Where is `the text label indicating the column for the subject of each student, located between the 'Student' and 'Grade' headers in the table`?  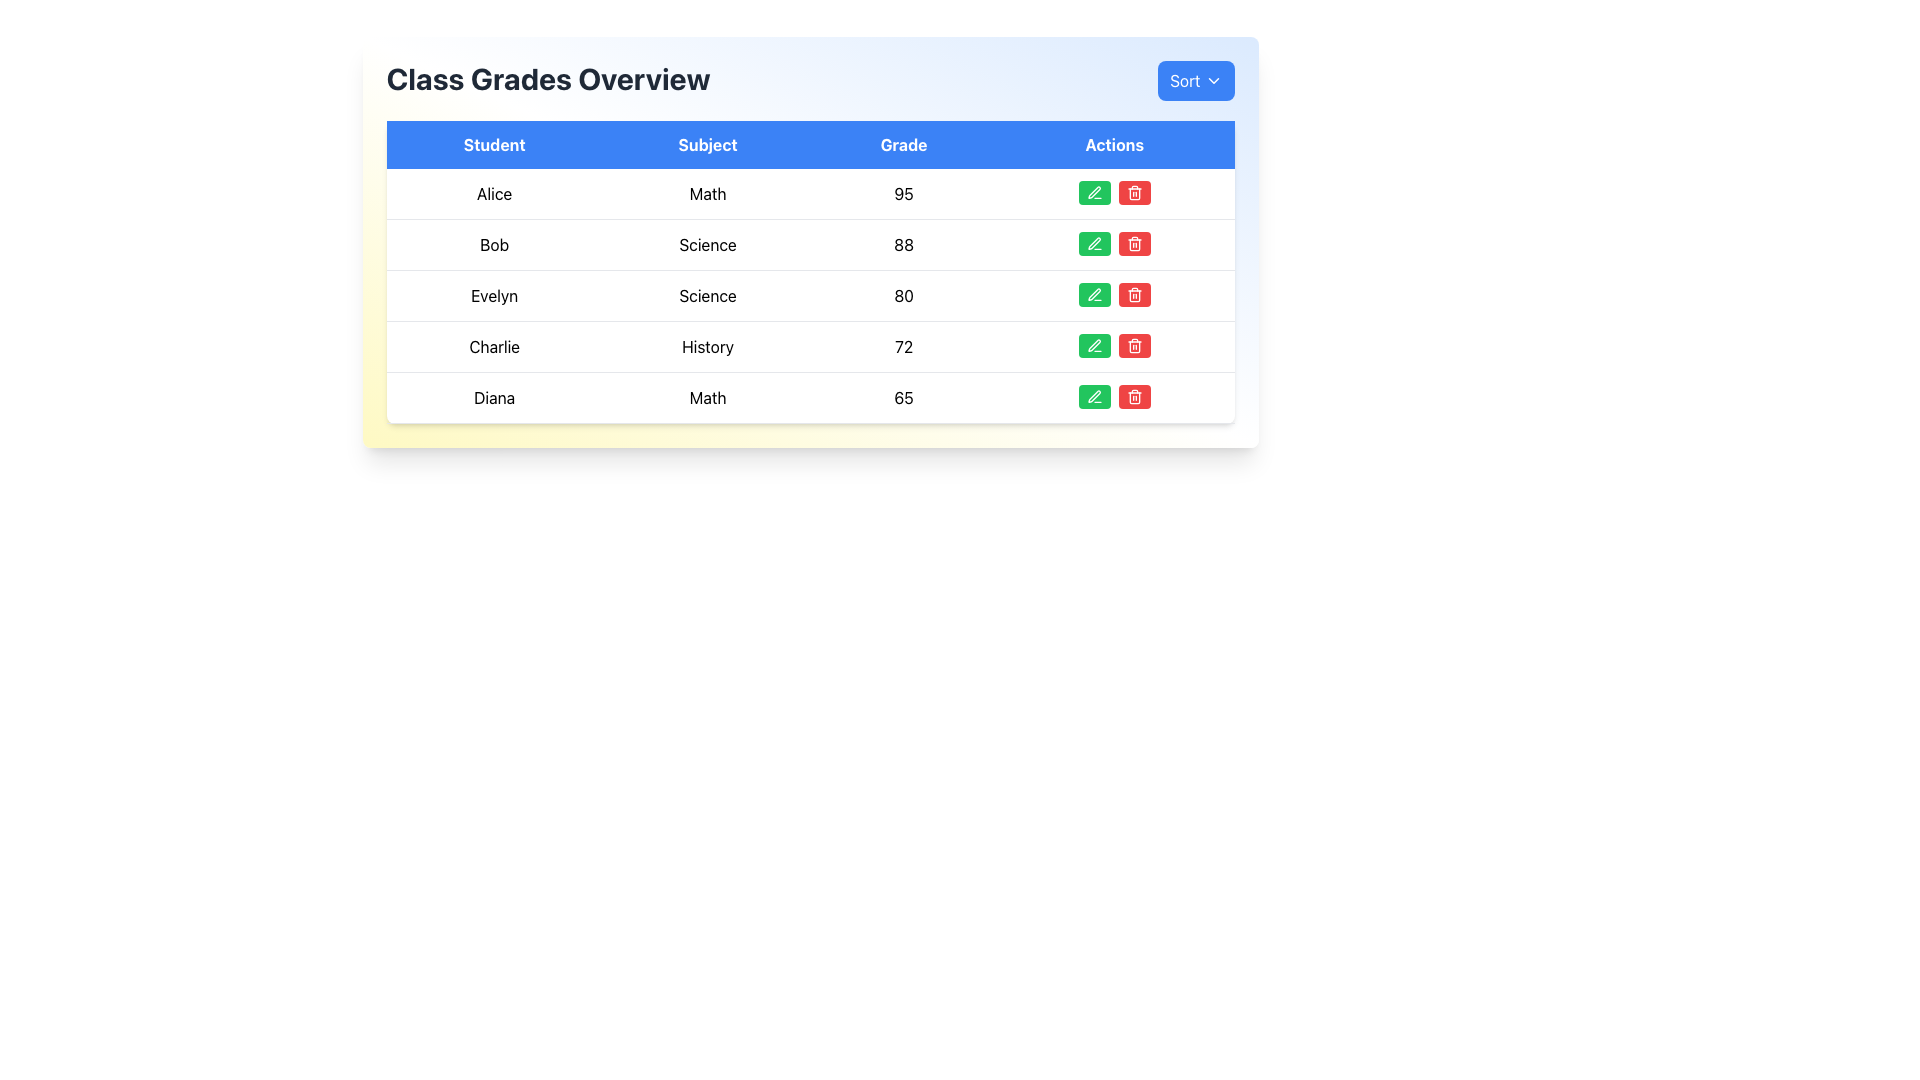 the text label indicating the column for the subject of each student, located between the 'Student' and 'Grade' headers in the table is located at coordinates (708, 144).